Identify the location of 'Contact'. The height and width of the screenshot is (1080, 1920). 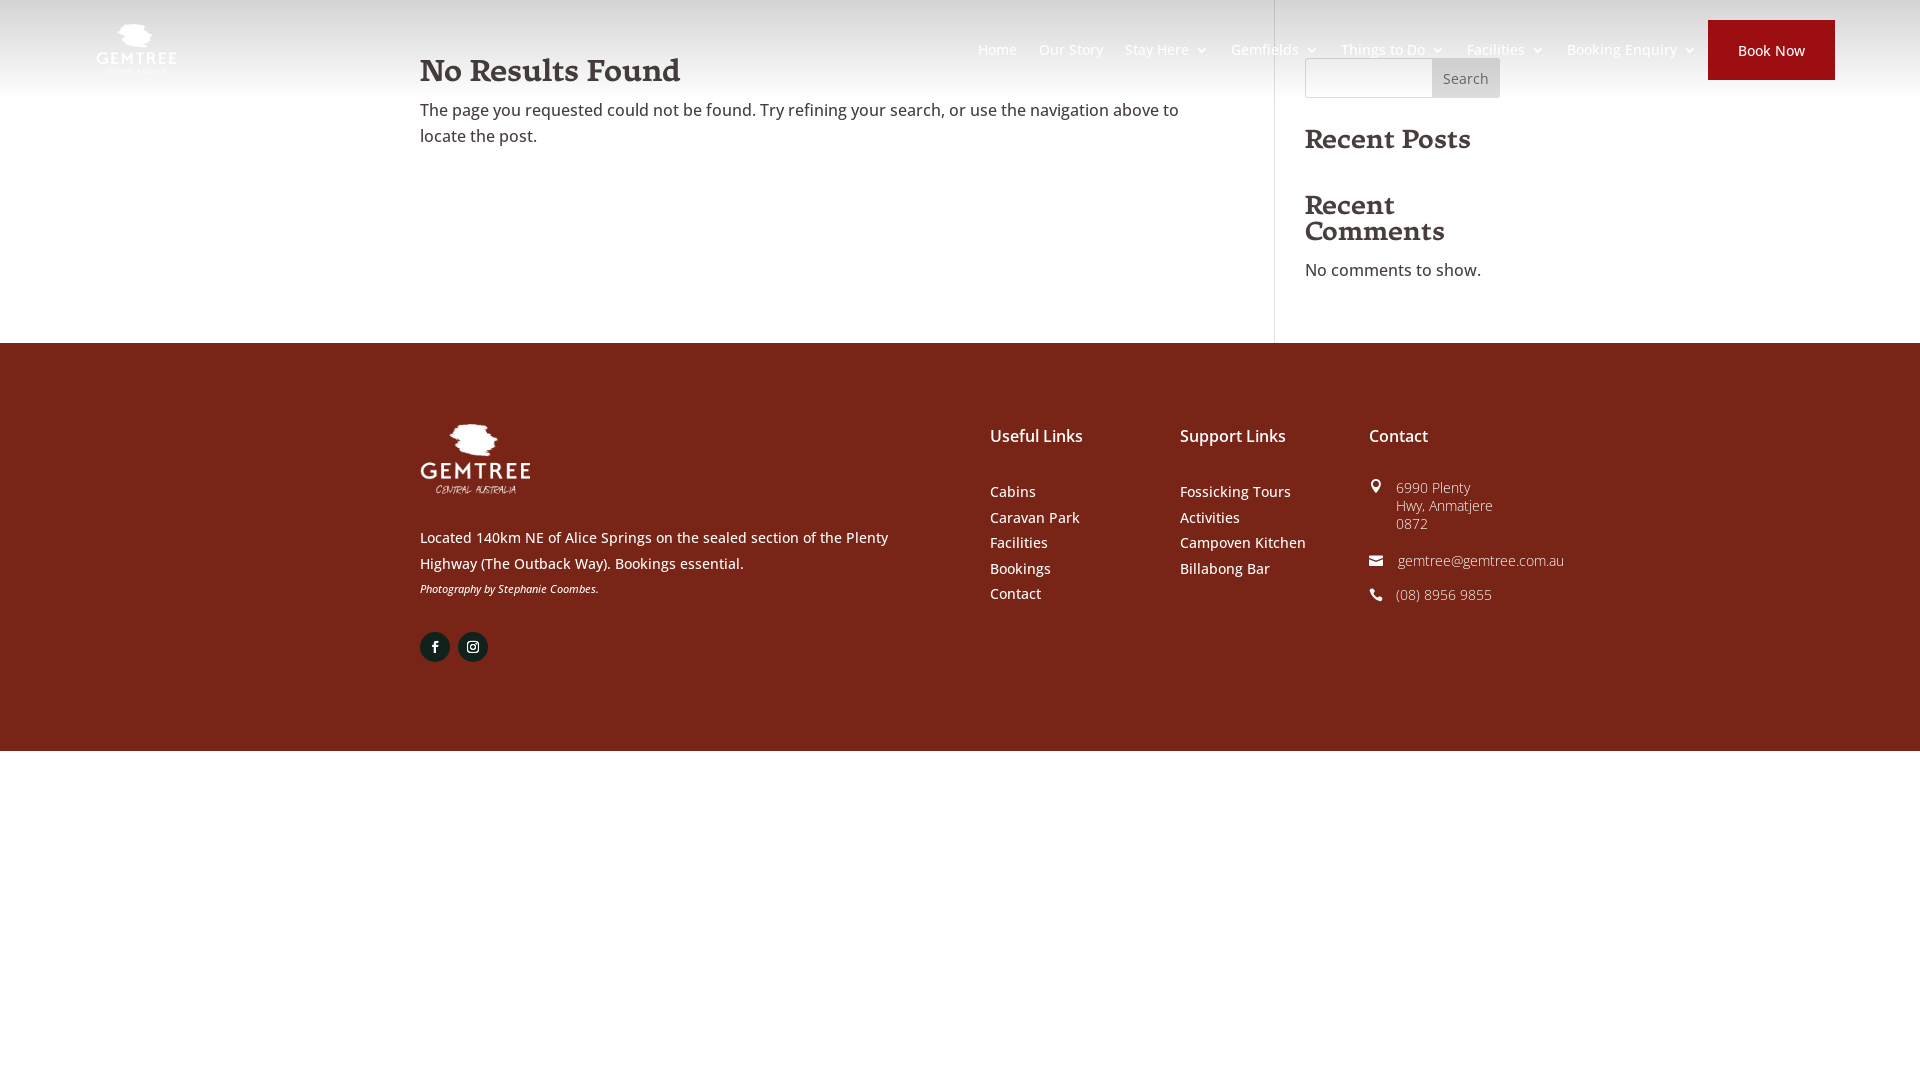
(1015, 592).